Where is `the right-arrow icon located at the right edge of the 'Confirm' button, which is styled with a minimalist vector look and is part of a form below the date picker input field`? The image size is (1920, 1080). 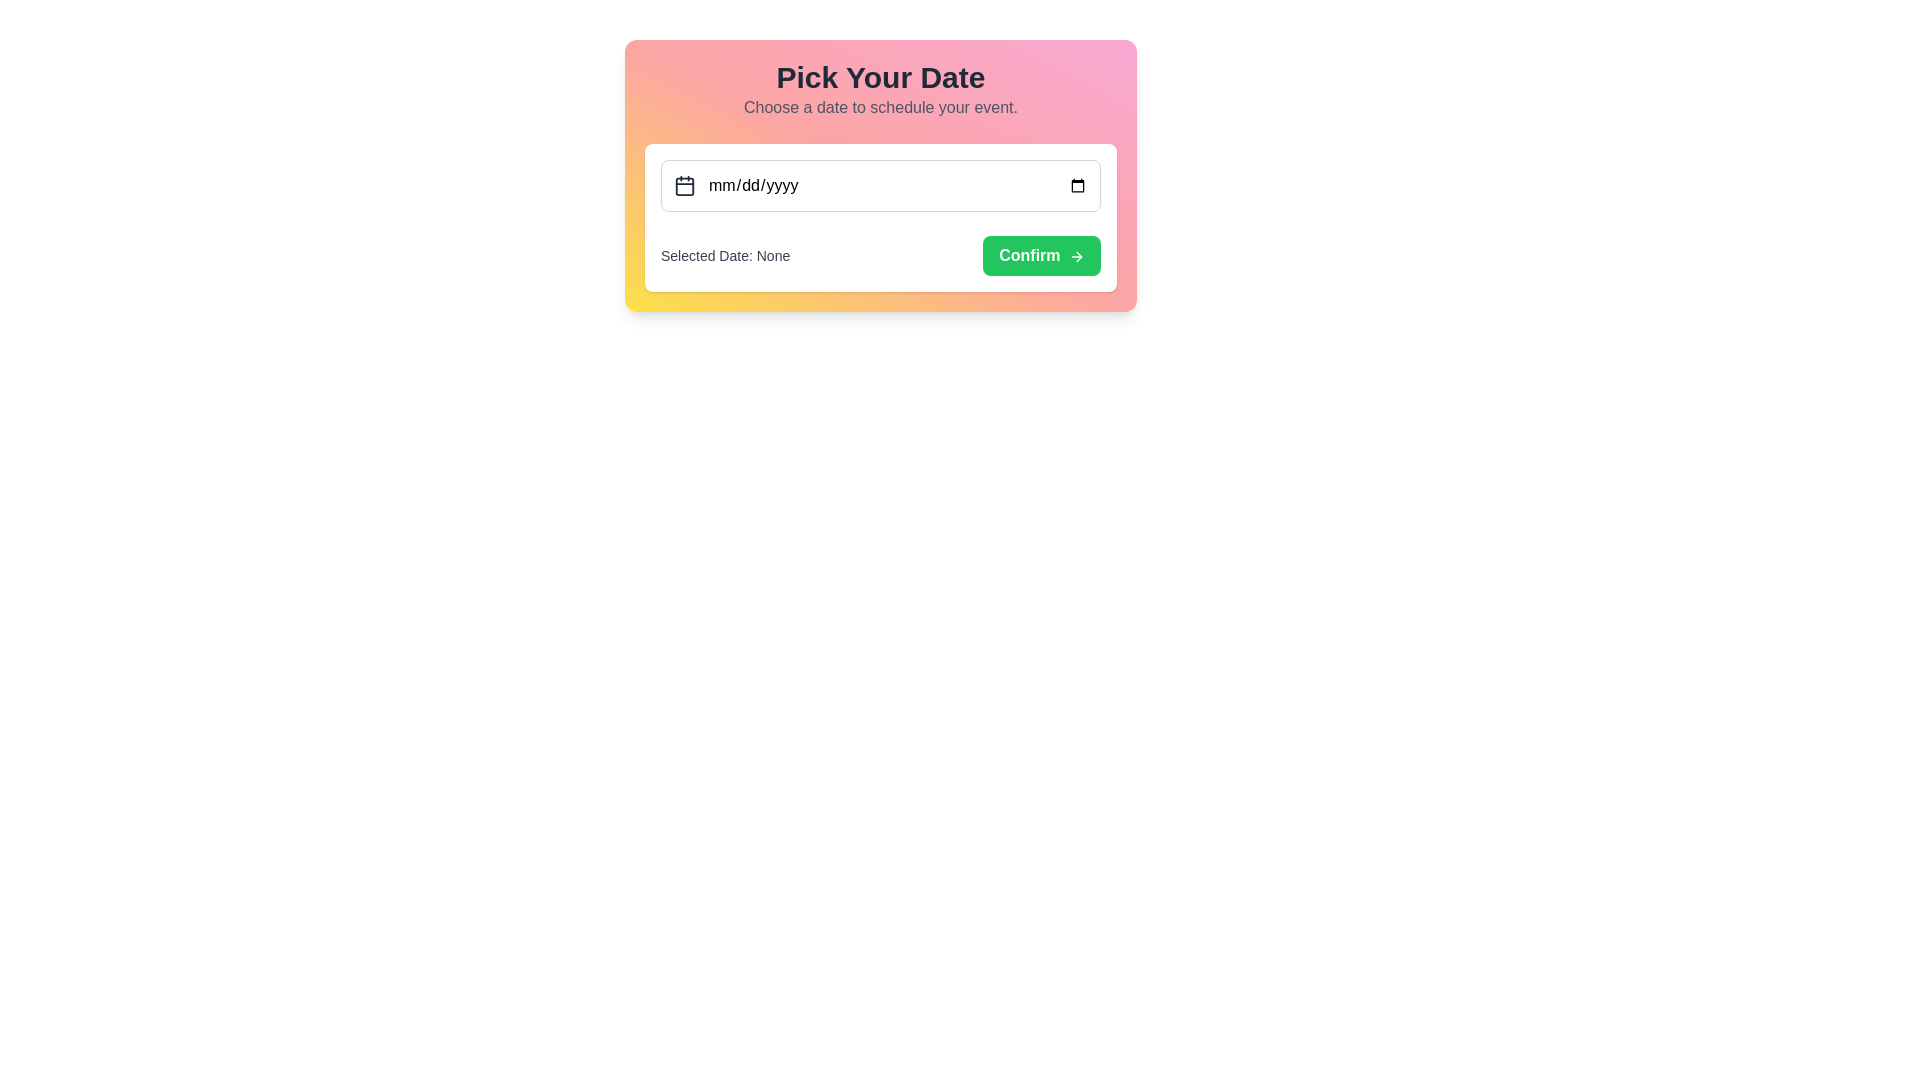 the right-arrow icon located at the right edge of the 'Confirm' button, which is styled with a minimalist vector look and is part of a form below the date picker input field is located at coordinates (1075, 254).